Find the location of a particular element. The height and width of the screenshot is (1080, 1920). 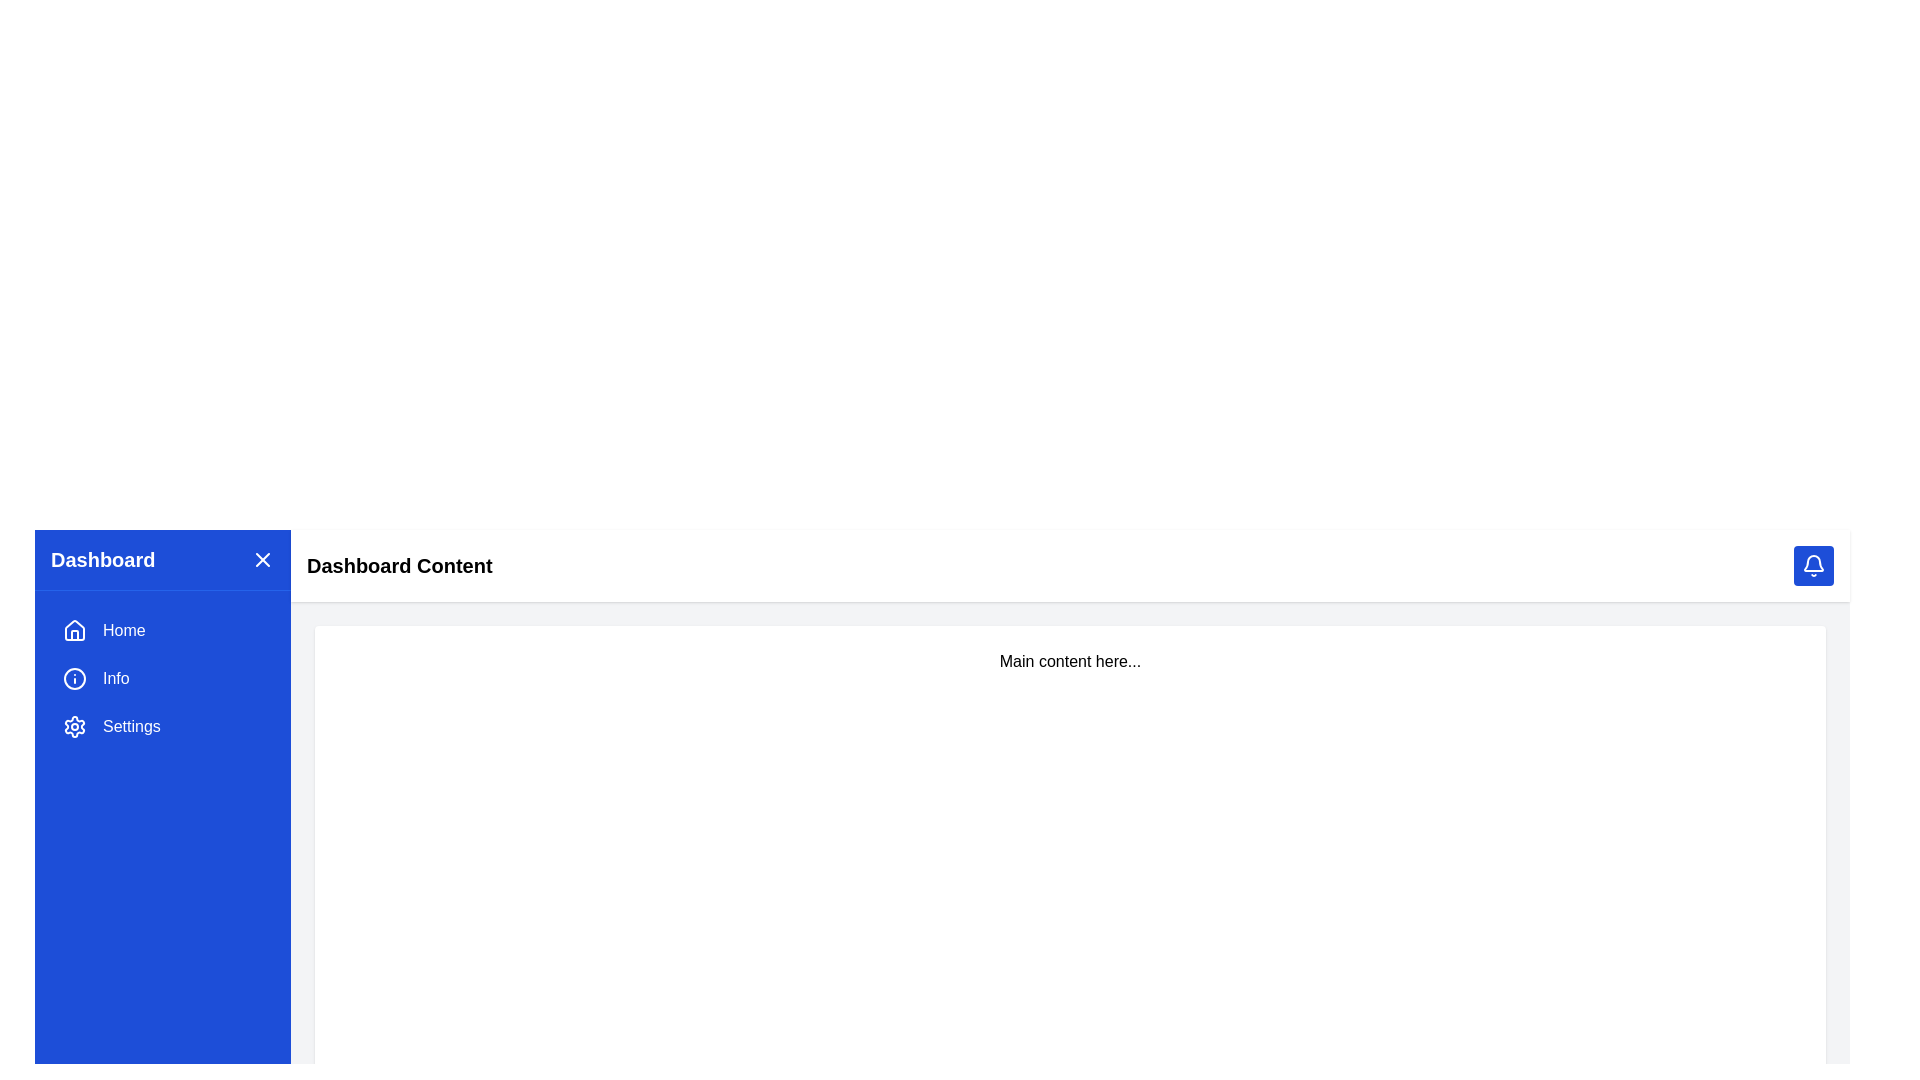

the close/dismiss vector graphic element located in the top-right of the sidebar's header area is located at coordinates (262, 559).